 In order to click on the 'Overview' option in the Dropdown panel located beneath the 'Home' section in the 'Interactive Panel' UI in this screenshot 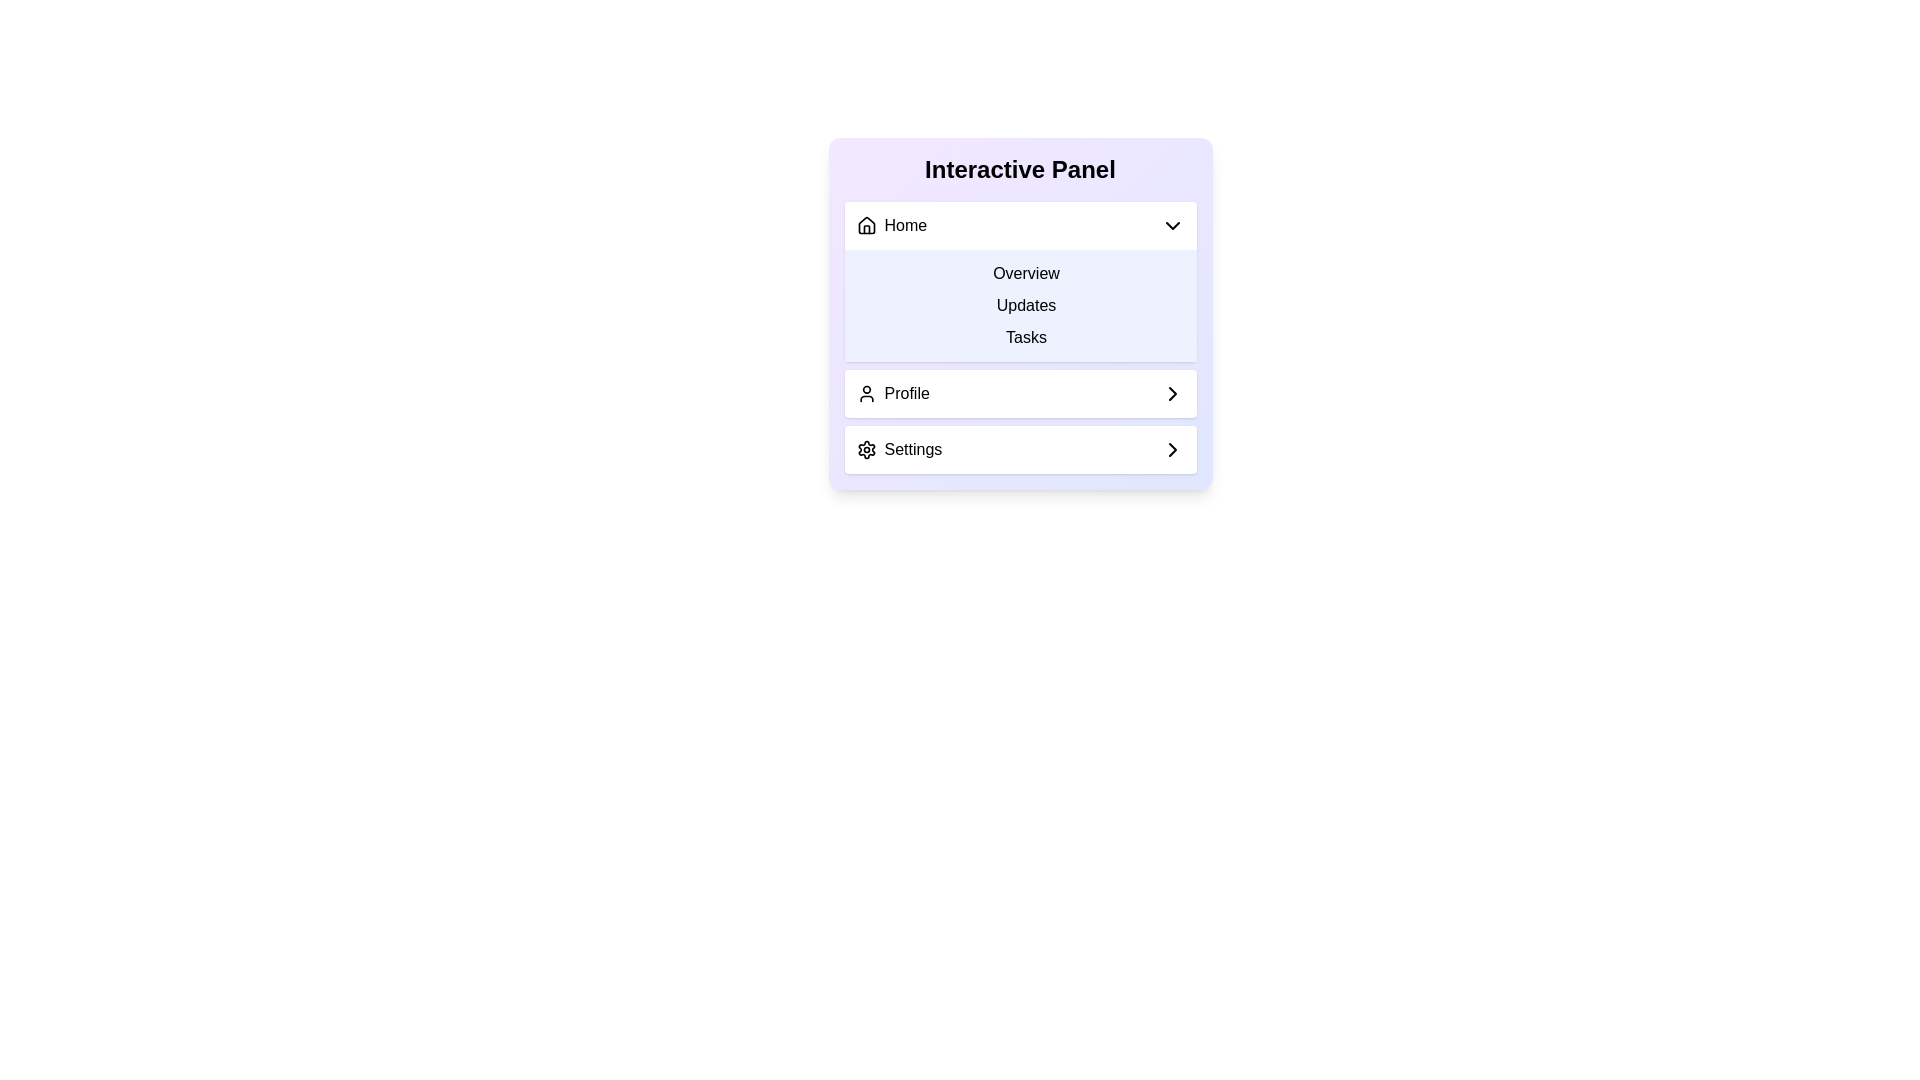, I will do `click(1020, 281)`.